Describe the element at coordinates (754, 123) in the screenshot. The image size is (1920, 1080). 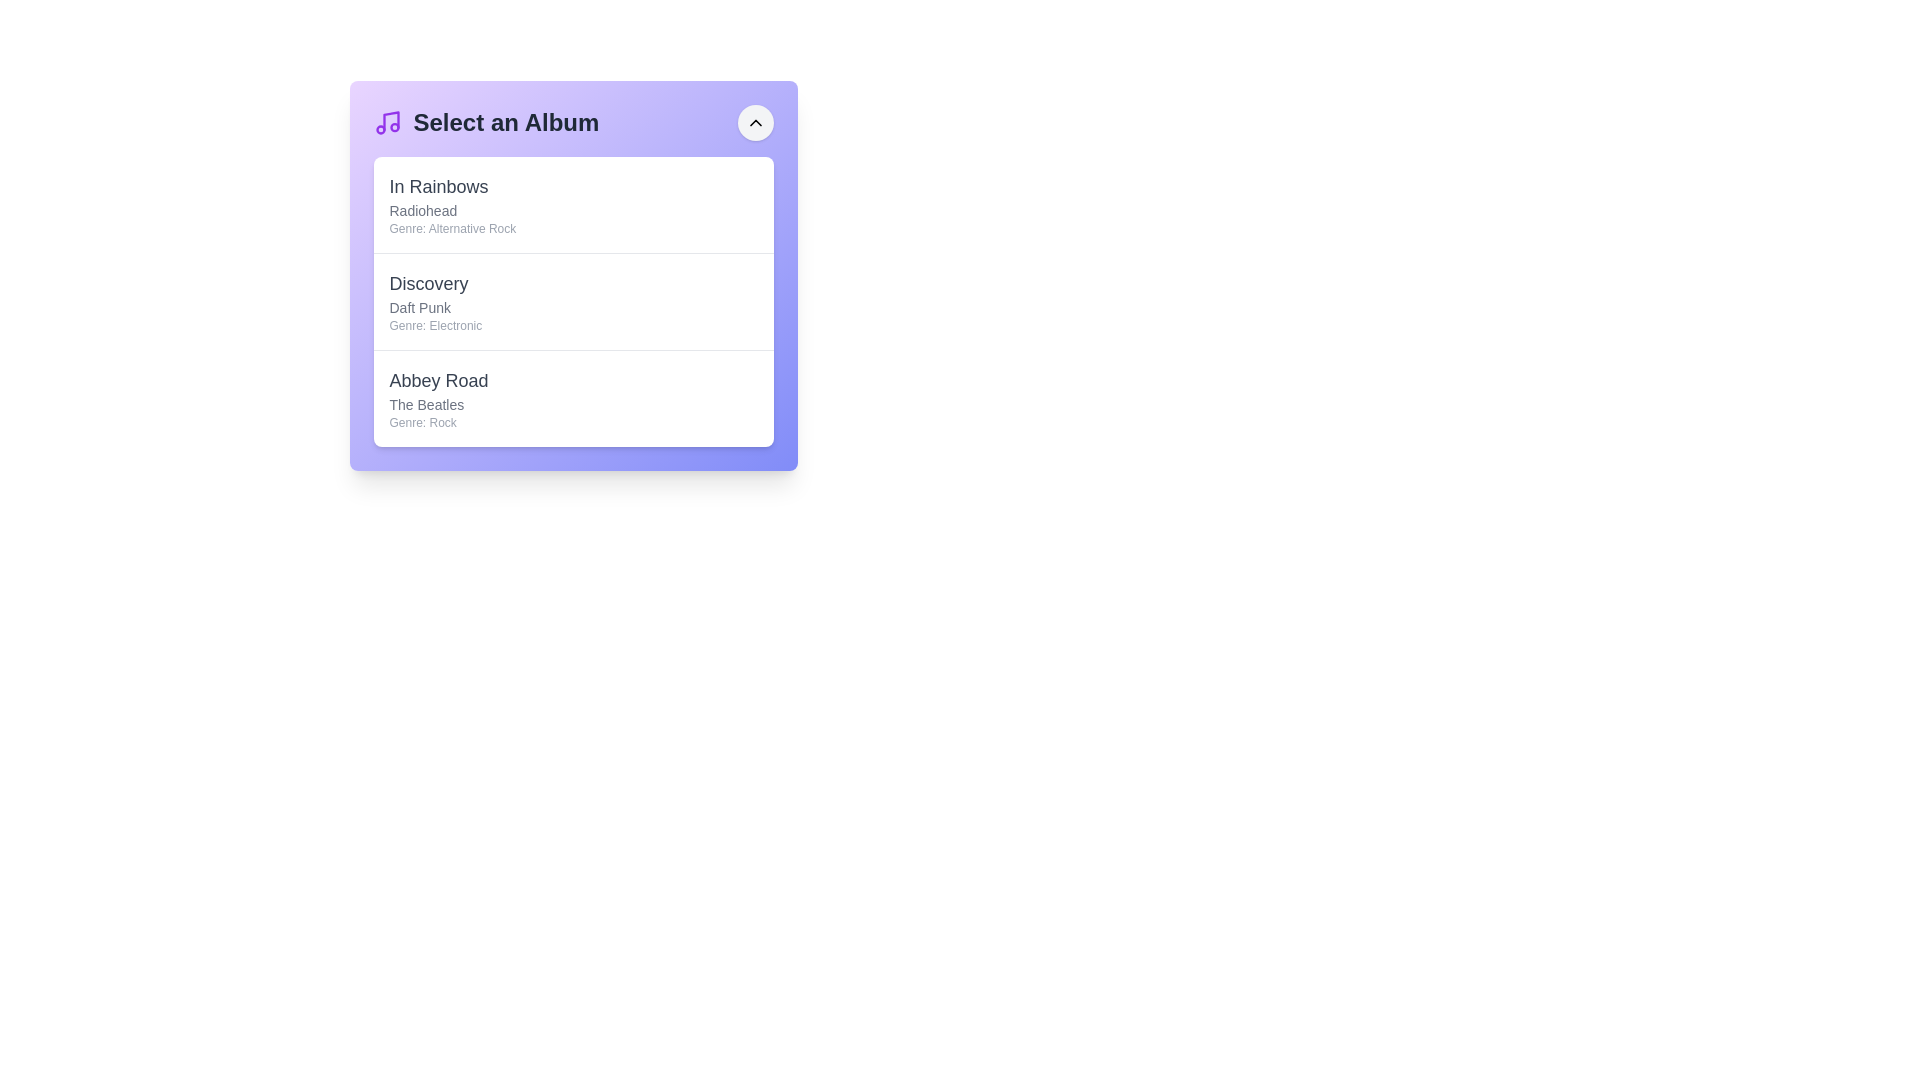
I see `the circular button with a light gray background and a black upward-facing chevron icon located in the top-right corner of the 'Select an Album' section` at that location.